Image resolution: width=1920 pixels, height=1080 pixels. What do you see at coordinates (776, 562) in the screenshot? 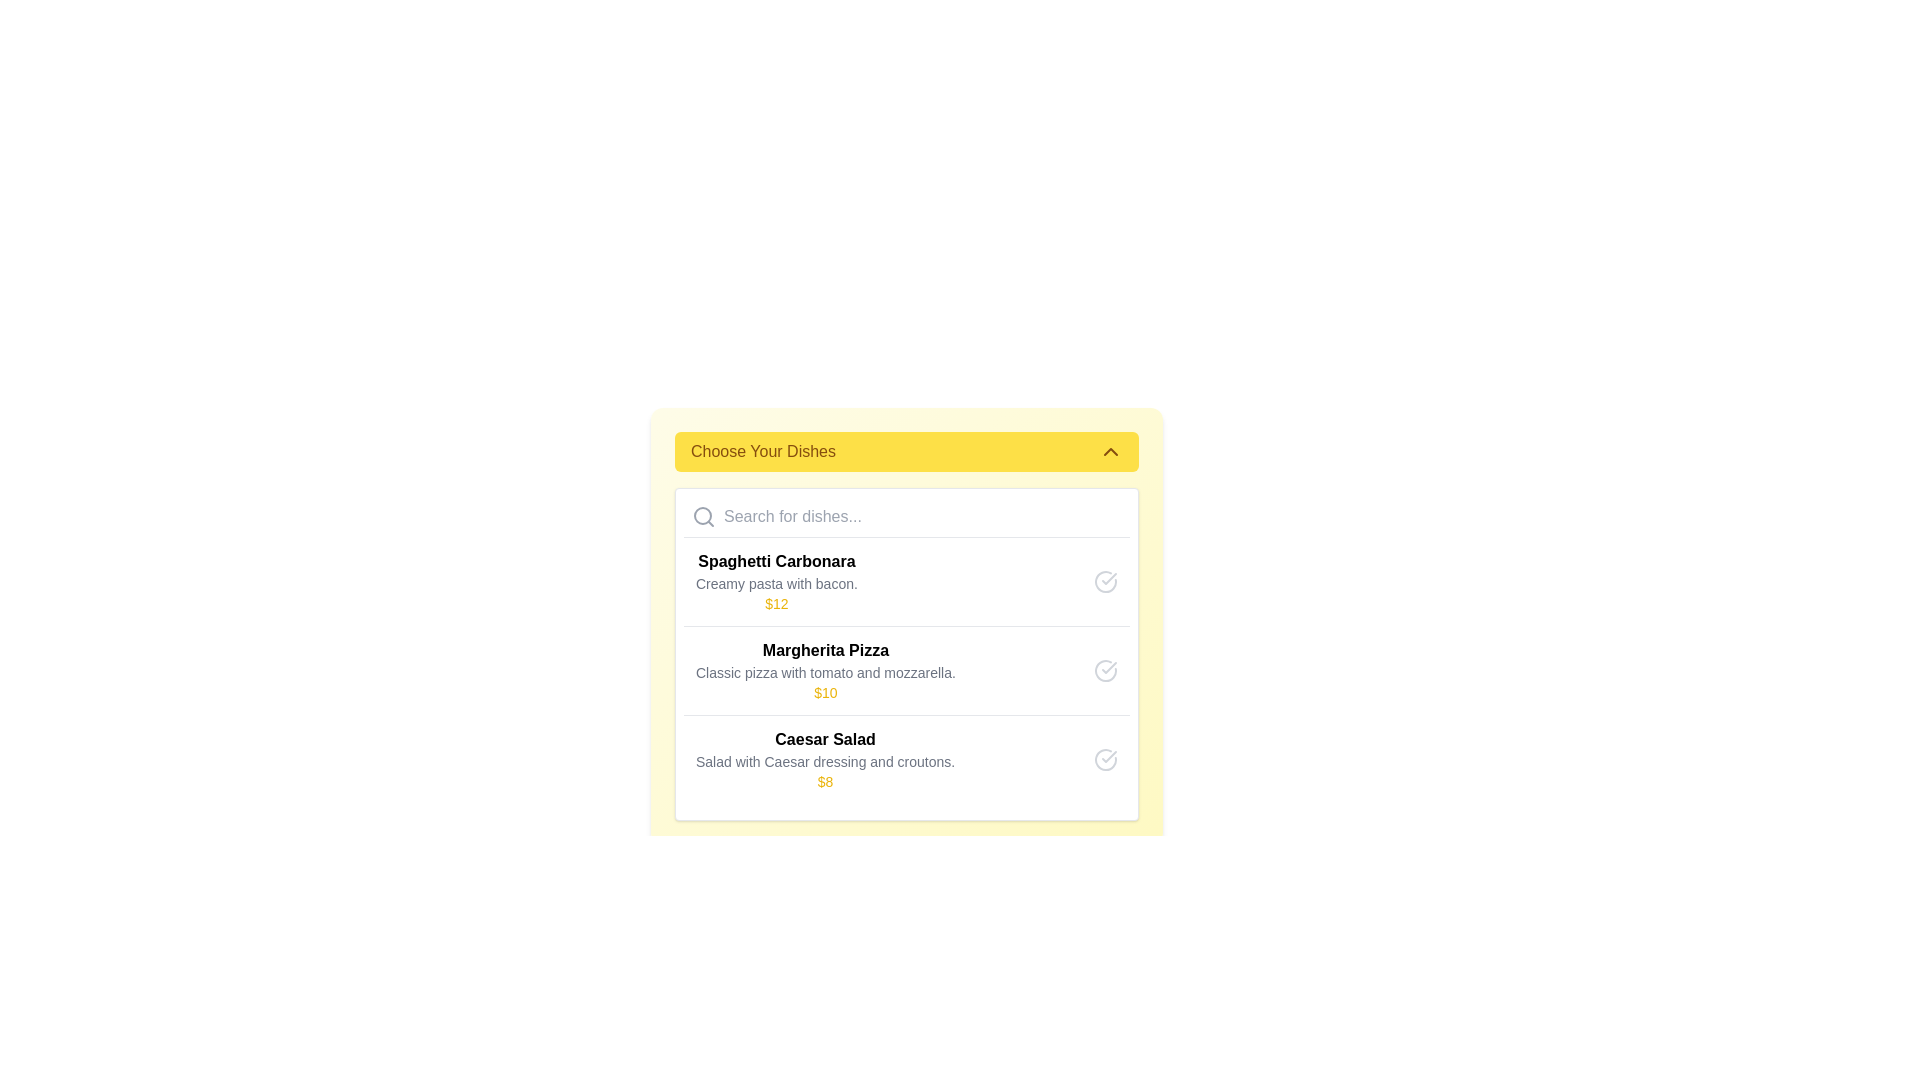
I see `the text label displaying the title 'Spaghetti Carbonara', which is prominently positioned above the descriptive text and price within a yellow-themed card interface` at bounding box center [776, 562].